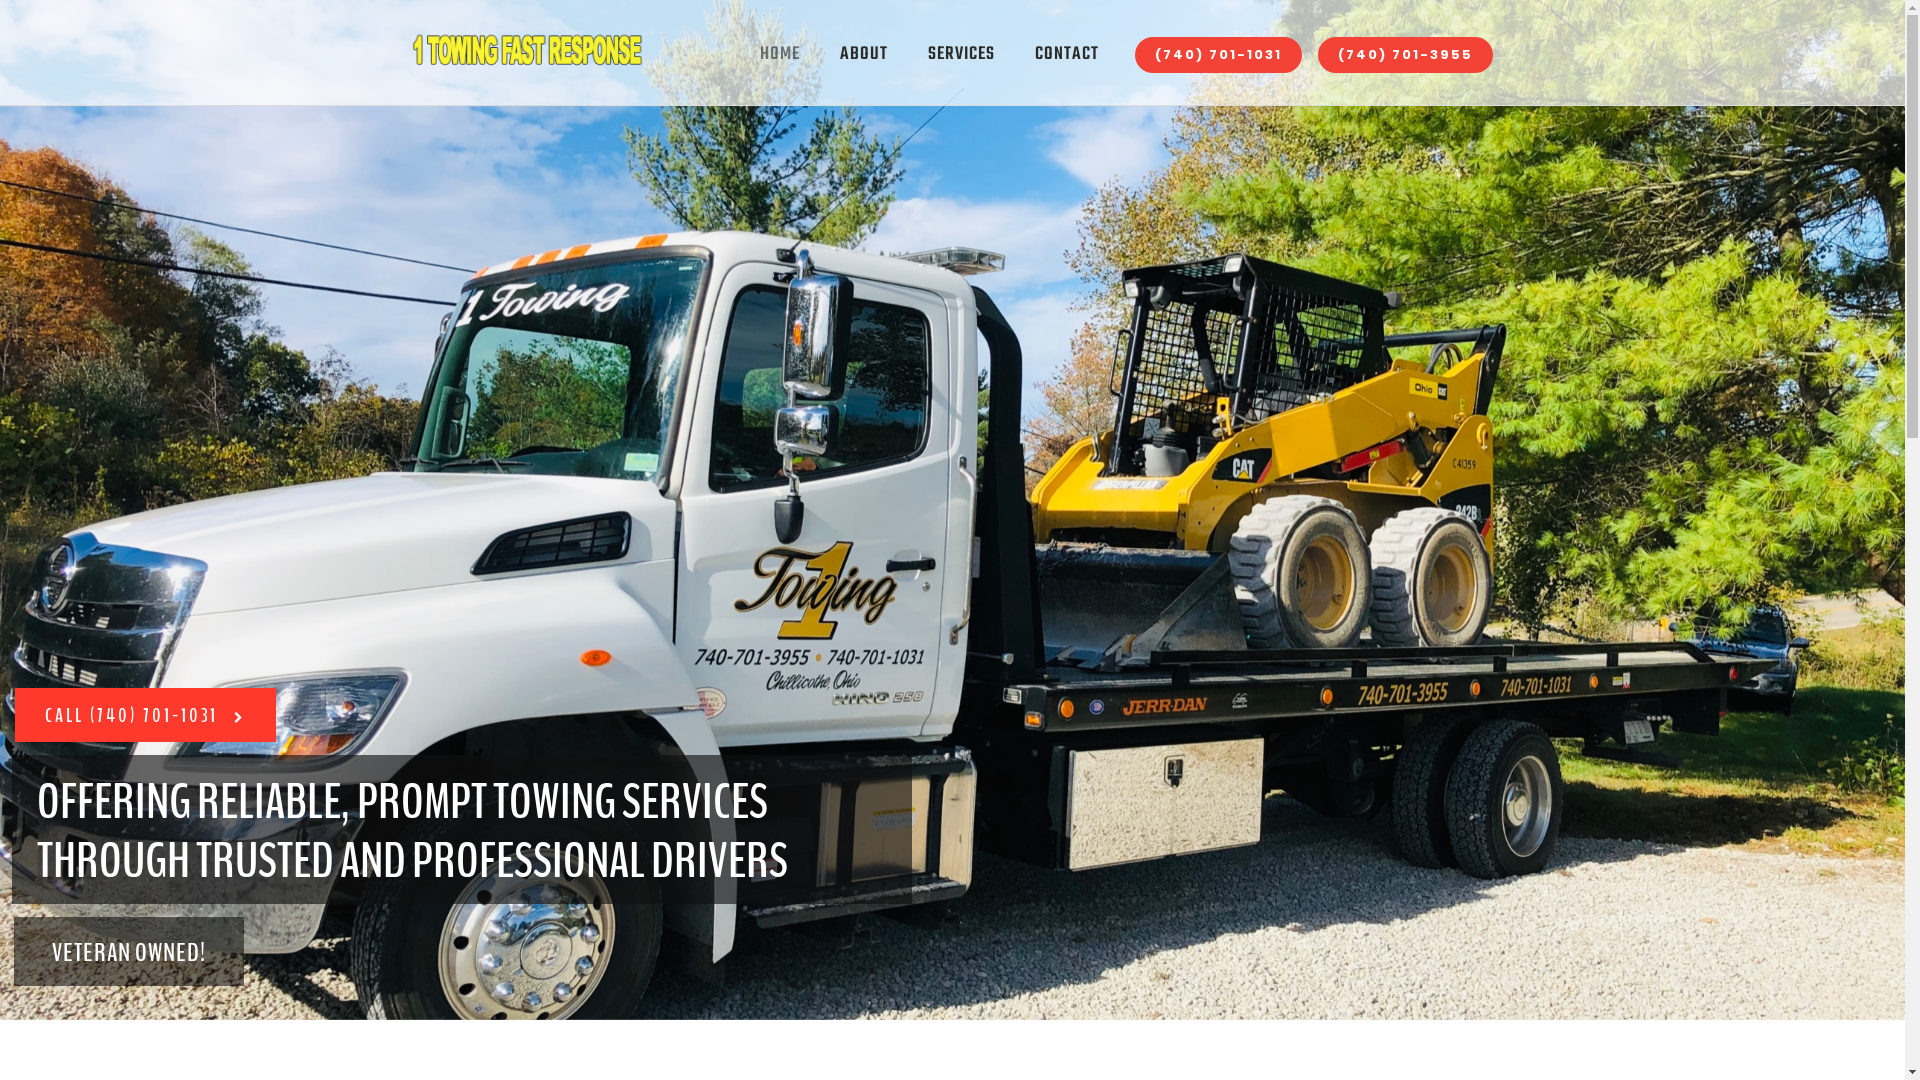 Image resolution: width=1920 pixels, height=1080 pixels. What do you see at coordinates (1404, 53) in the screenshot?
I see `'(740) 701-3955'` at bounding box center [1404, 53].